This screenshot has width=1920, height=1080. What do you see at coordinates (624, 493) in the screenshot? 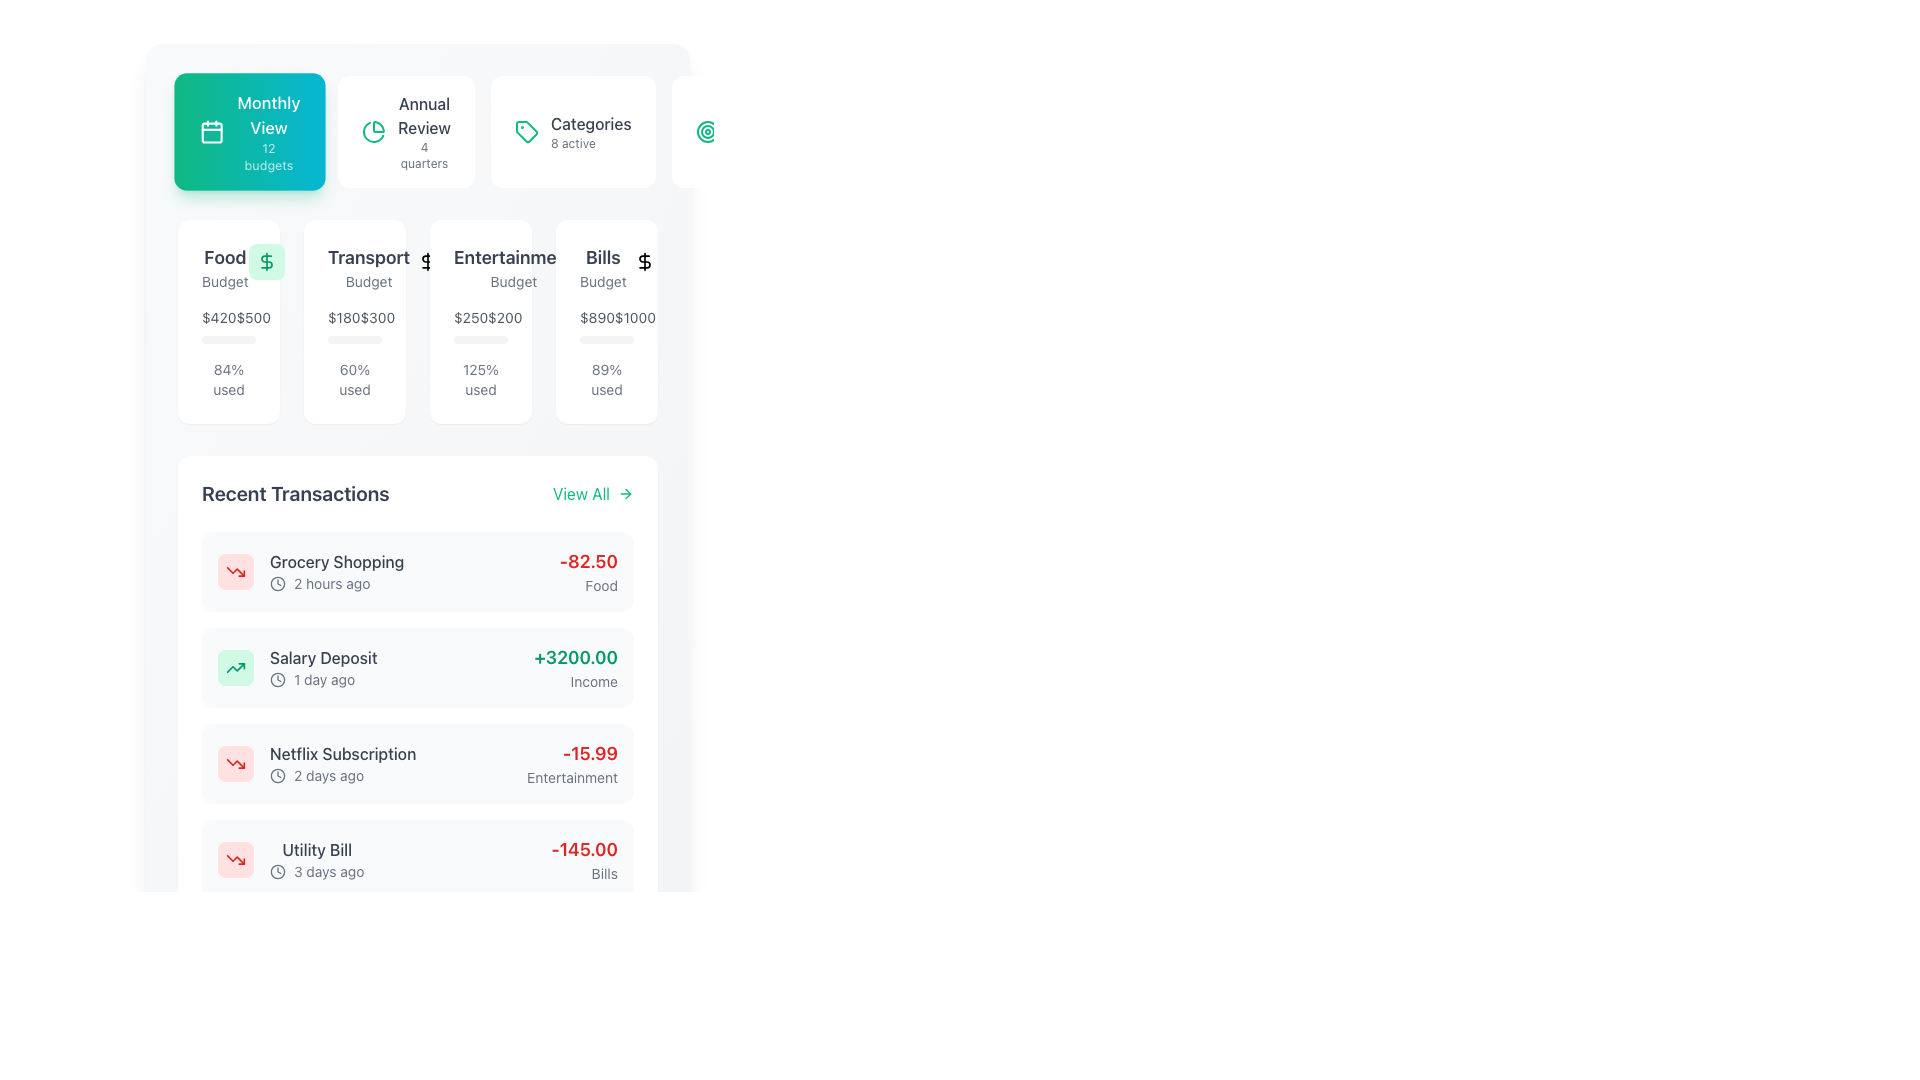
I see `the rightward-pointing arrow icon outlined with a green stroke, located immediately to the right of the 'View All' label` at bounding box center [624, 493].